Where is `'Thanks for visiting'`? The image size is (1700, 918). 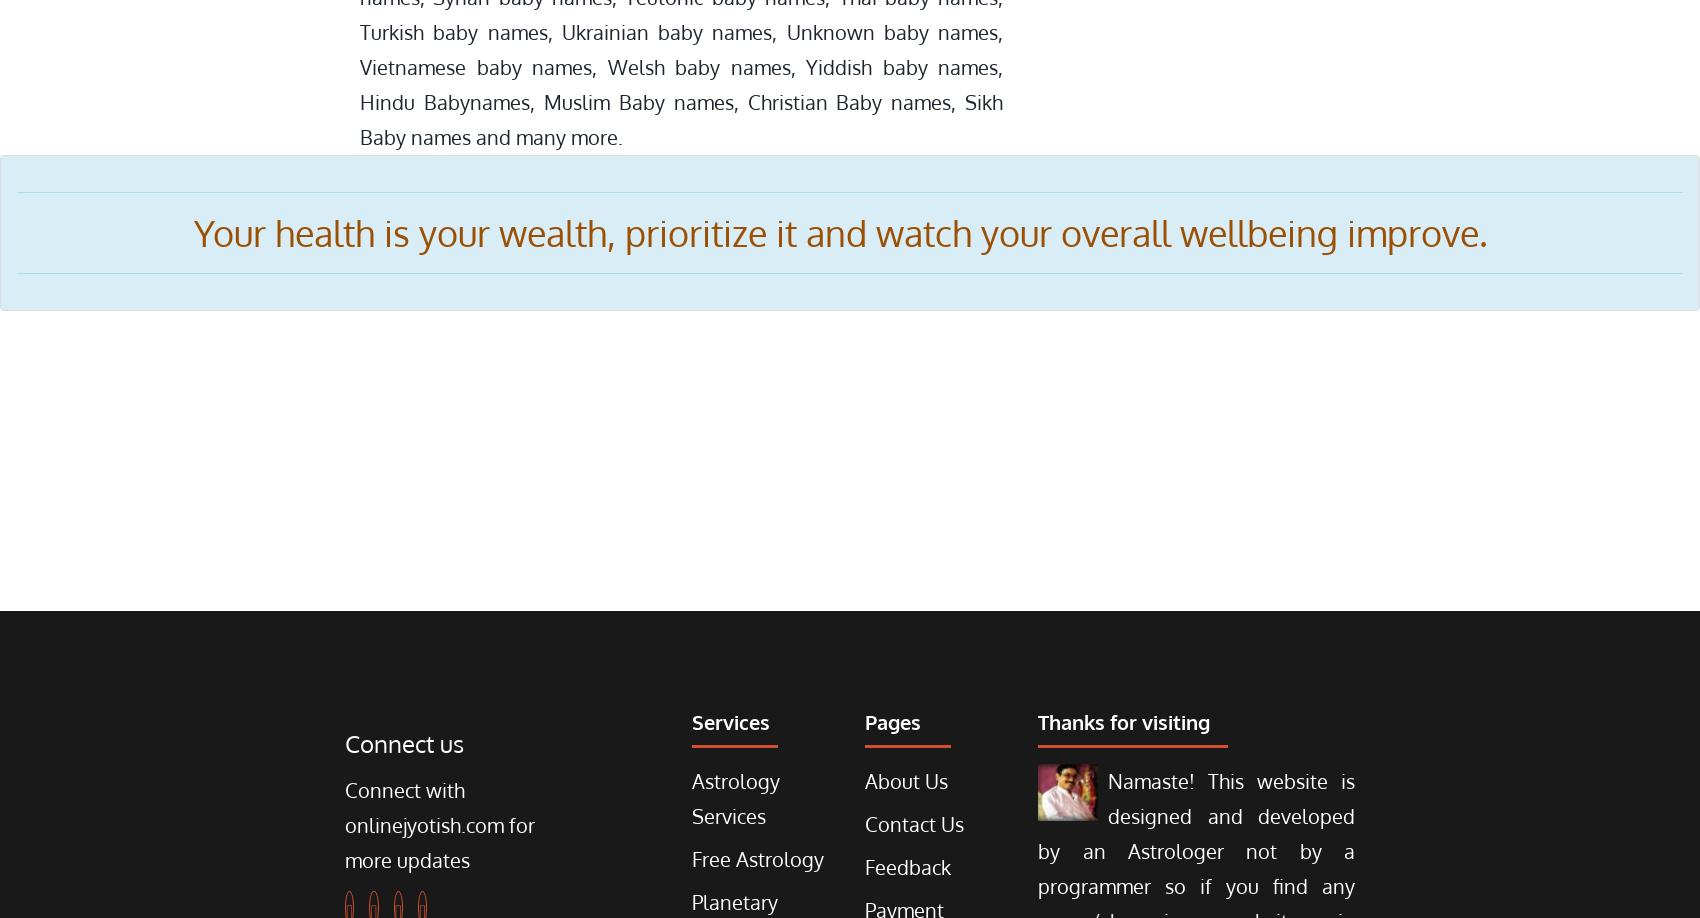 'Thanks for visiting' is located at coordinates (1124, 721).